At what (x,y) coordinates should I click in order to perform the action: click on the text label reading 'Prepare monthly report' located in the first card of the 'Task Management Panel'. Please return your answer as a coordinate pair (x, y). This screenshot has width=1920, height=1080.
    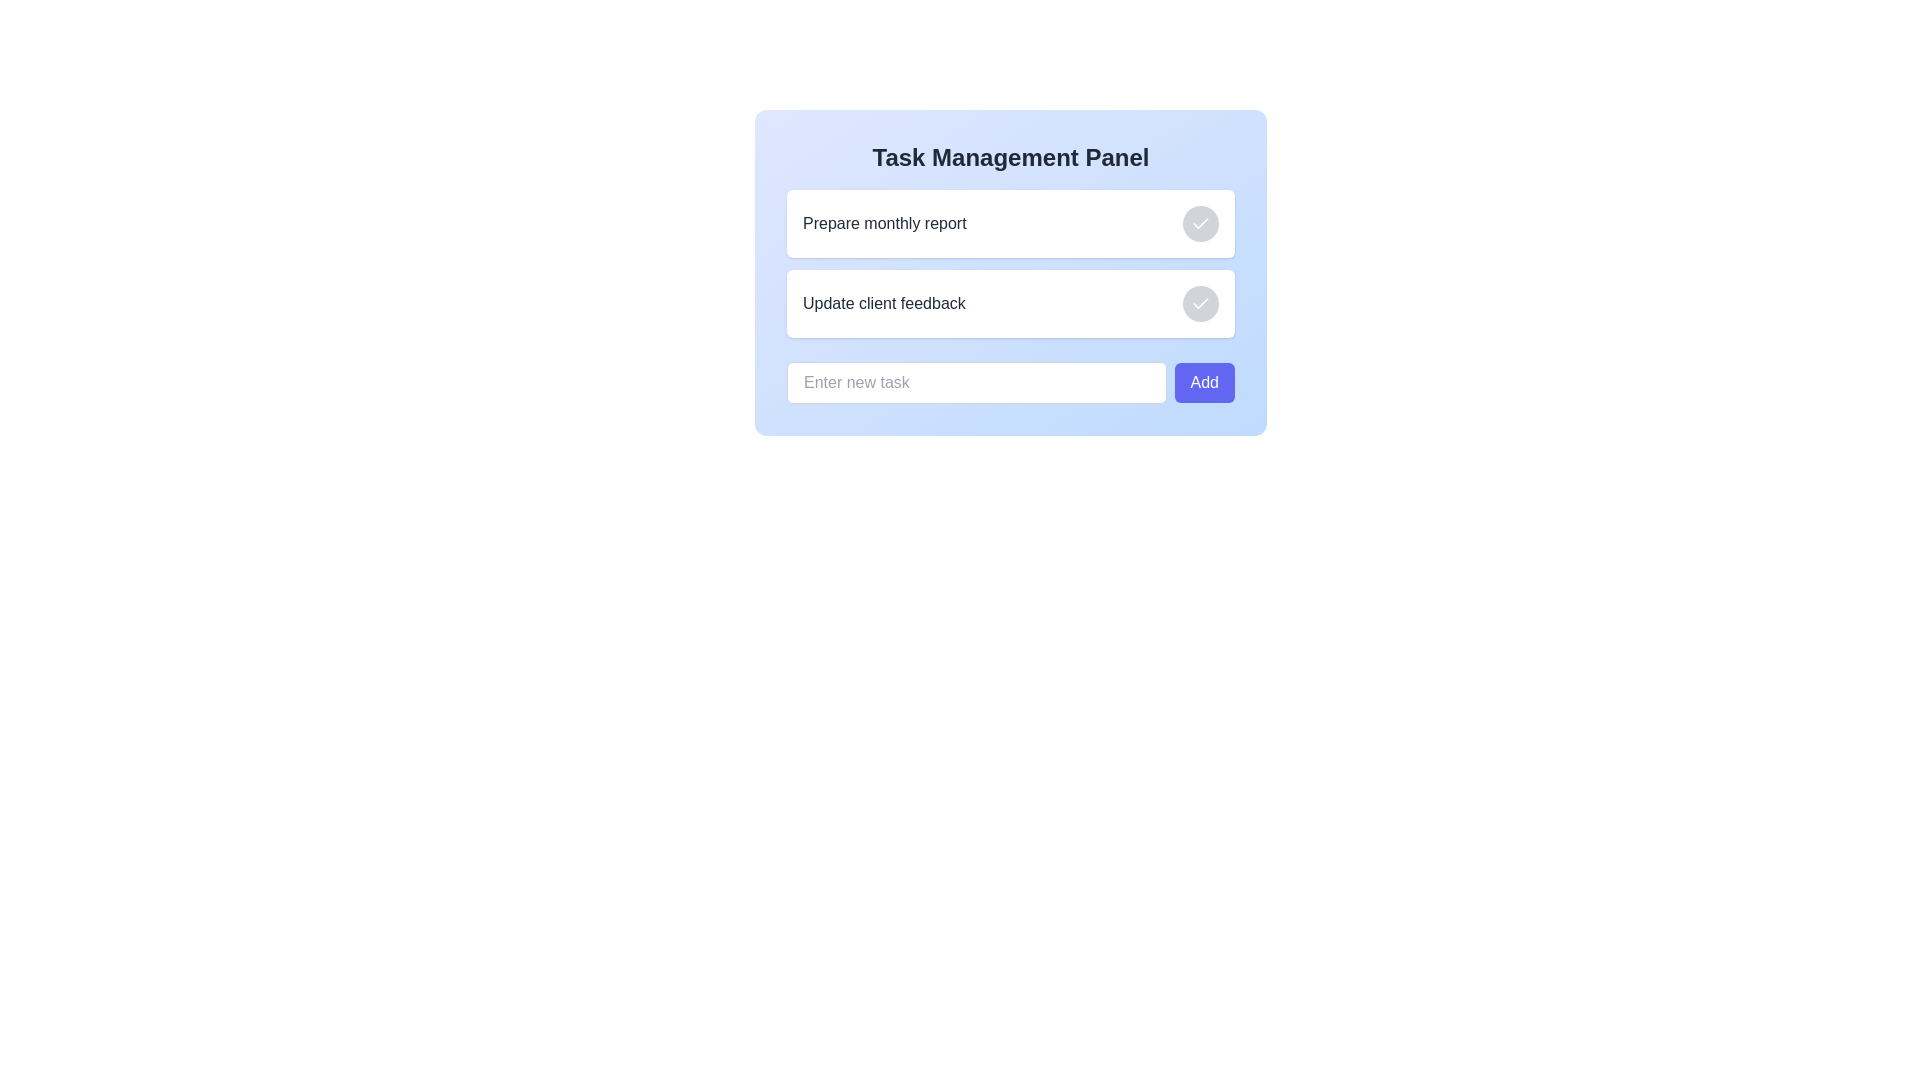
    Looking at the image, I should click on (883, 223).